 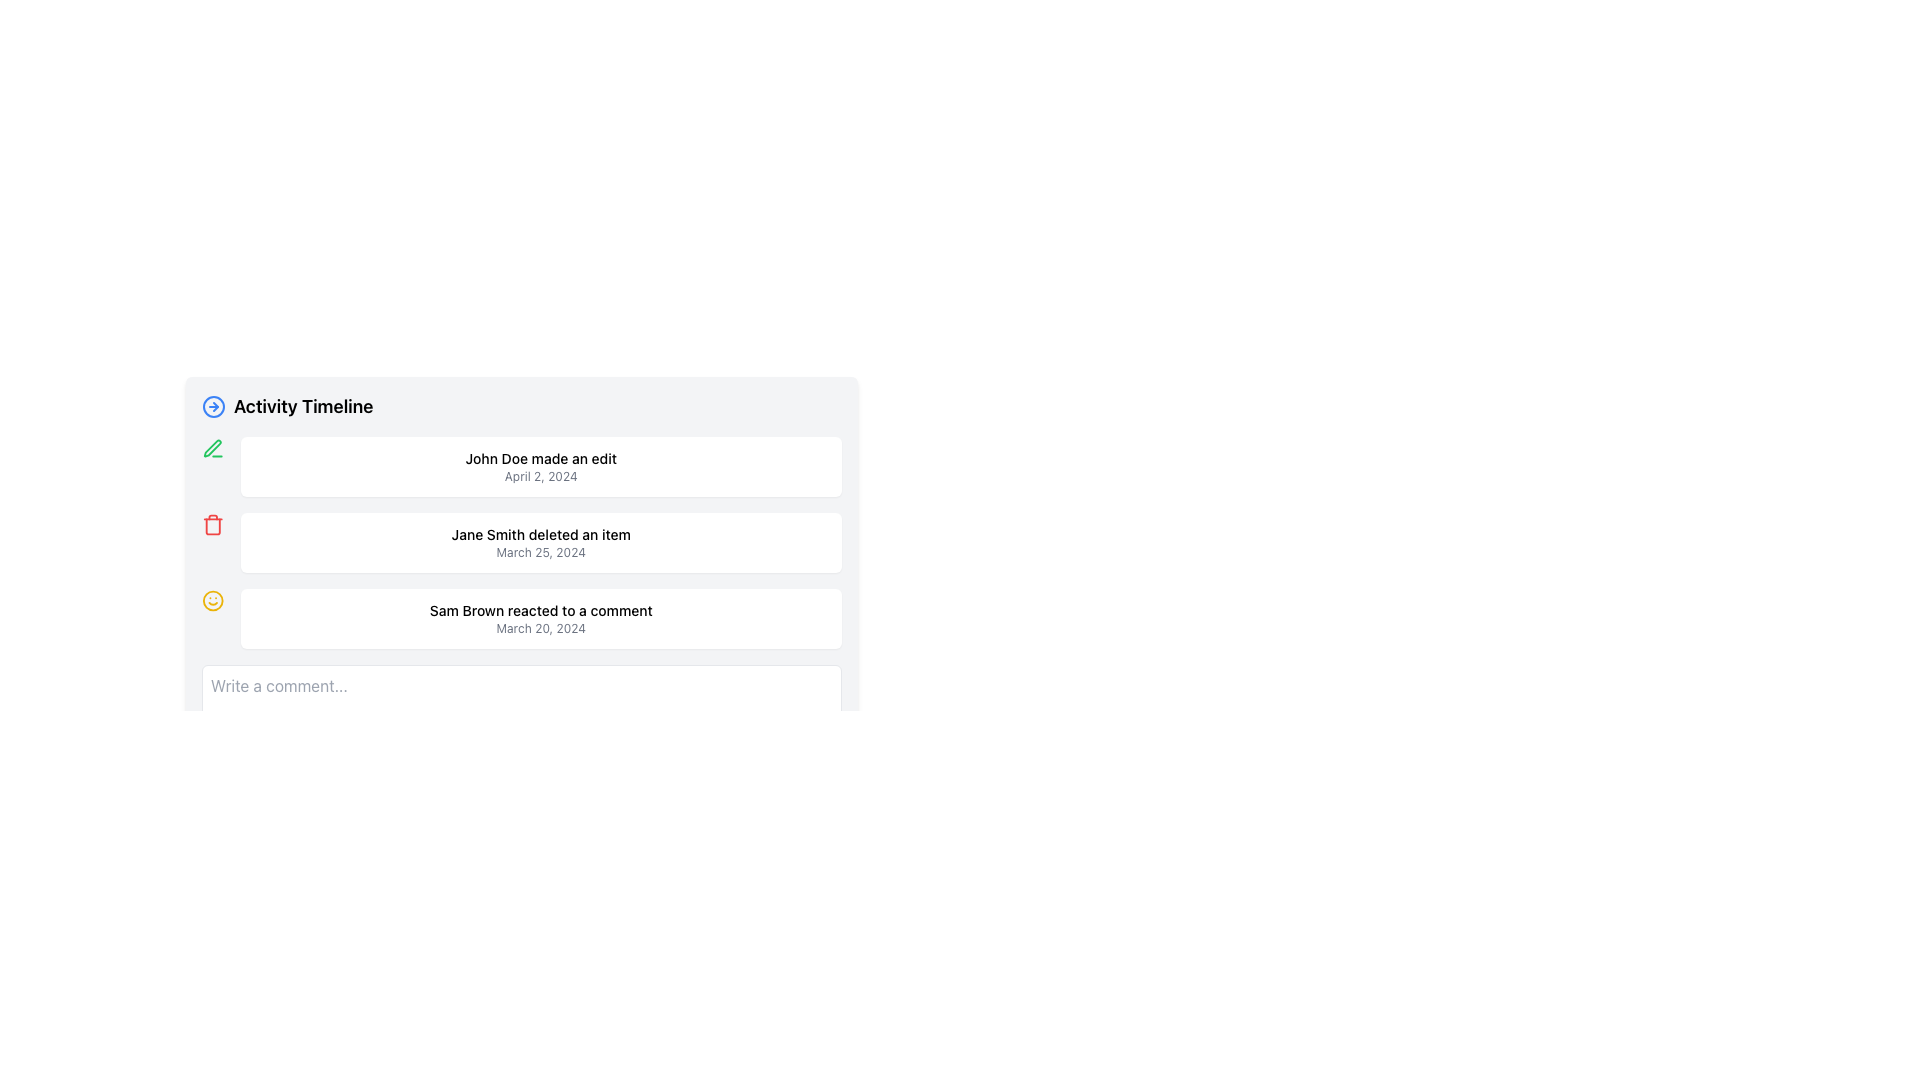 I want to click on the smiley face icon located at the top left of the panel row containing the text 'Sam Brown reacted to a comment March 20, 2024', so click(x=213, y=600).